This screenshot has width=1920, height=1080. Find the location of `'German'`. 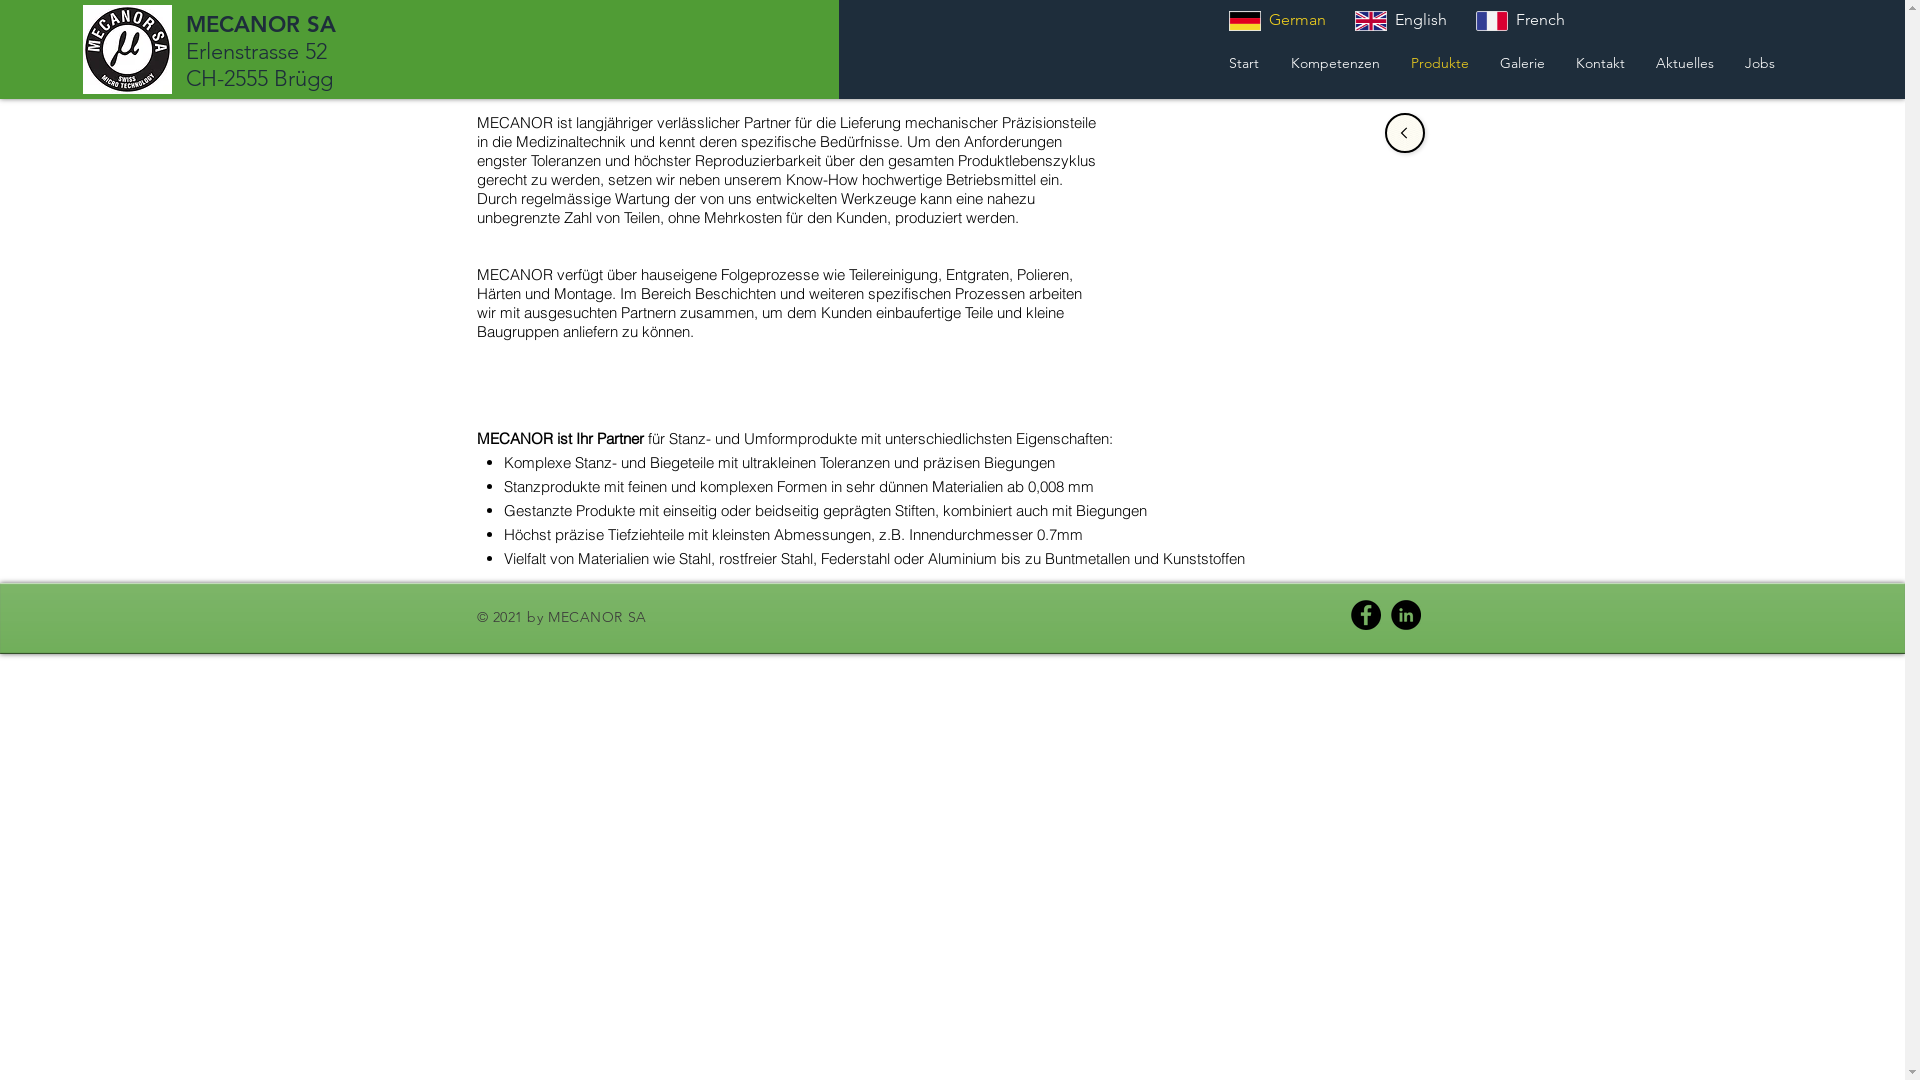

'German' is located at coordinates (1276, 20).